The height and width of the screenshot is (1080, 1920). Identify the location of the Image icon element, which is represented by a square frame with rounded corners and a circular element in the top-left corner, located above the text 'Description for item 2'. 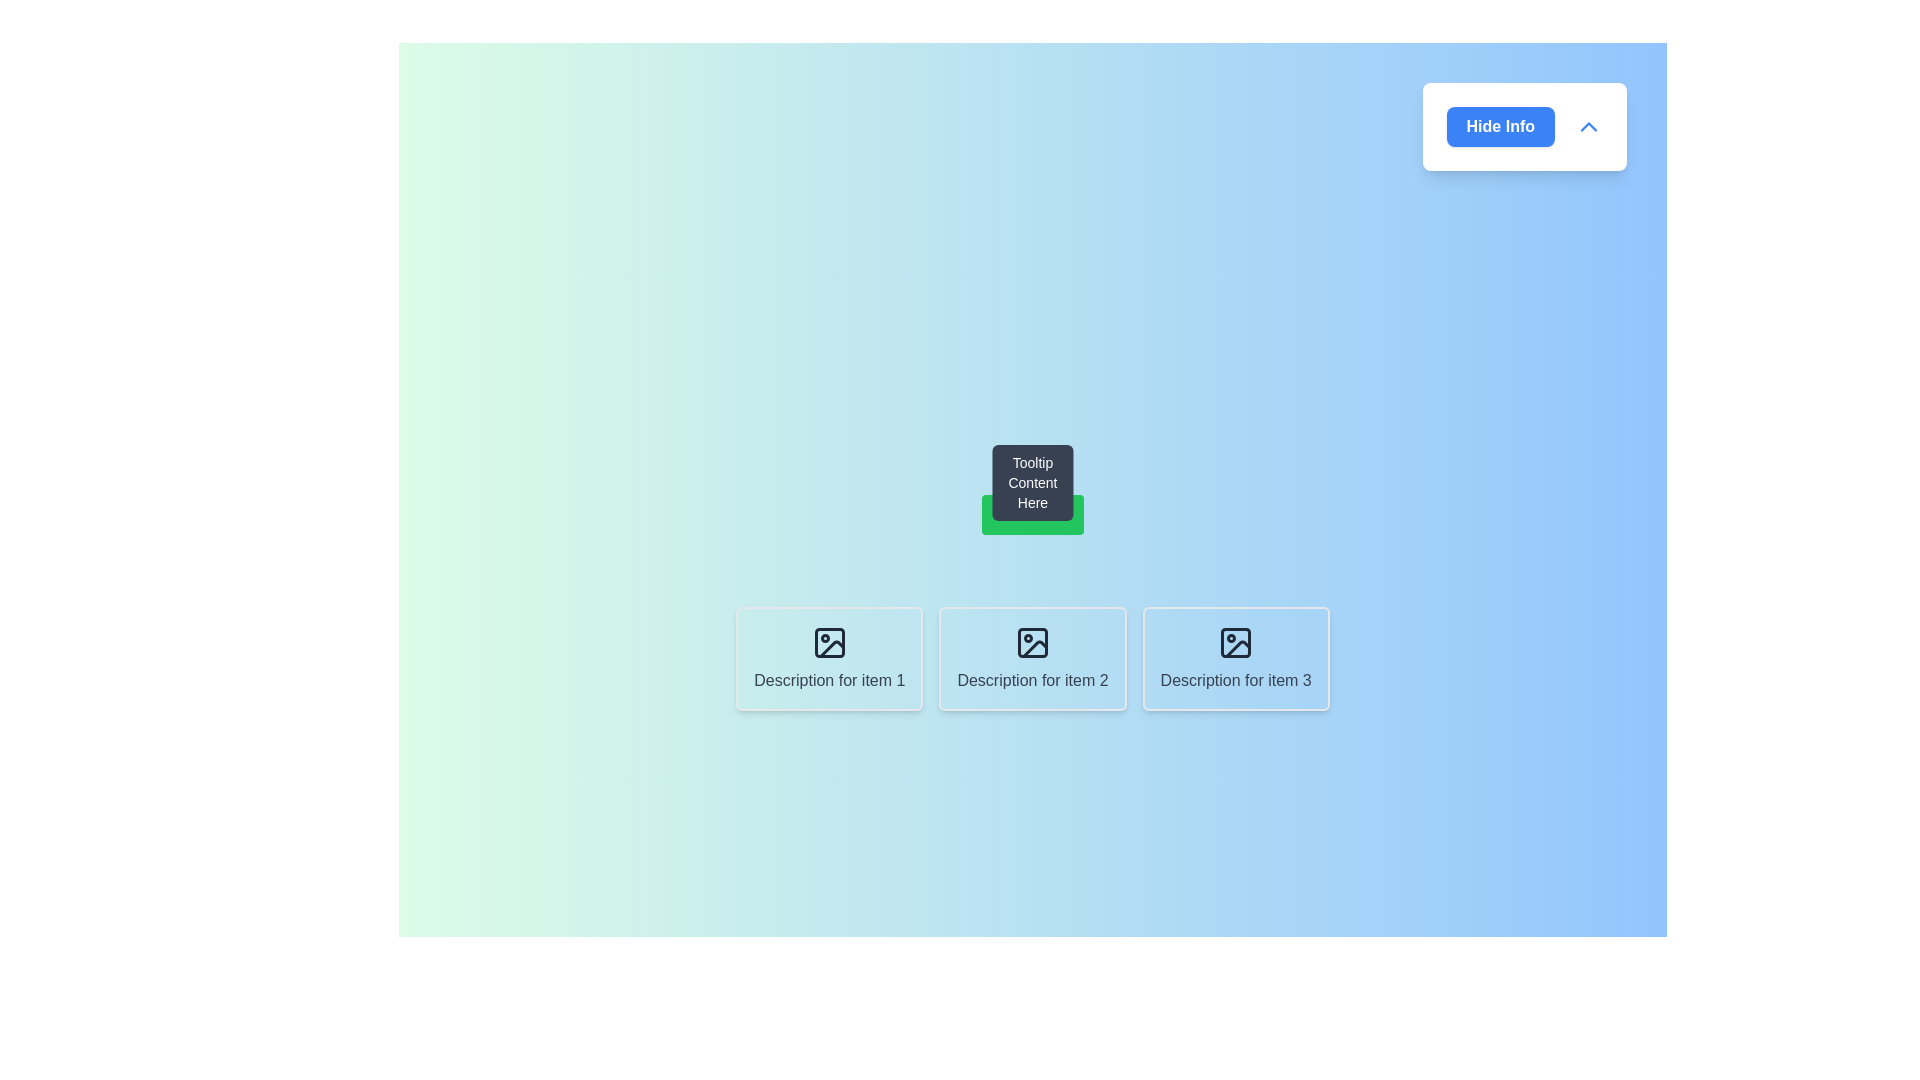
(1032, 643).